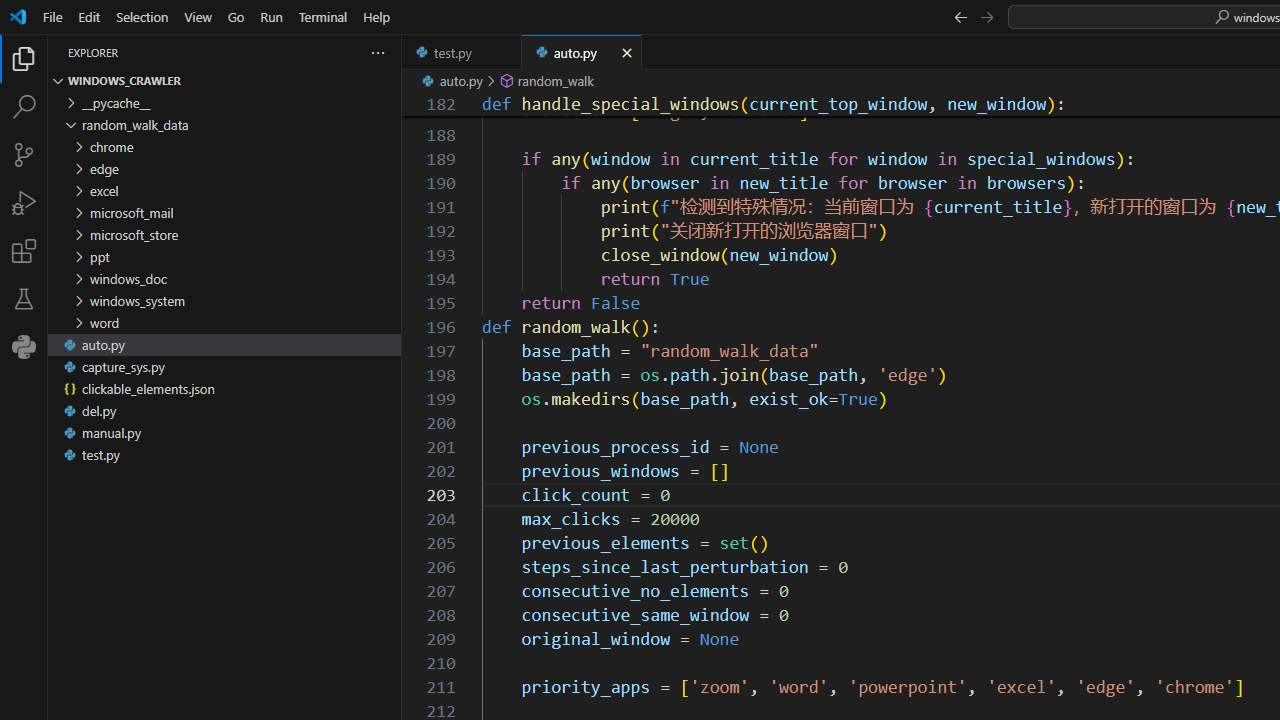 Image resolution: width=1280 pixels, height=720 pixels. Describe the element at coordinates (24, 346) in the screenshot. I see `'Python'` at that location.